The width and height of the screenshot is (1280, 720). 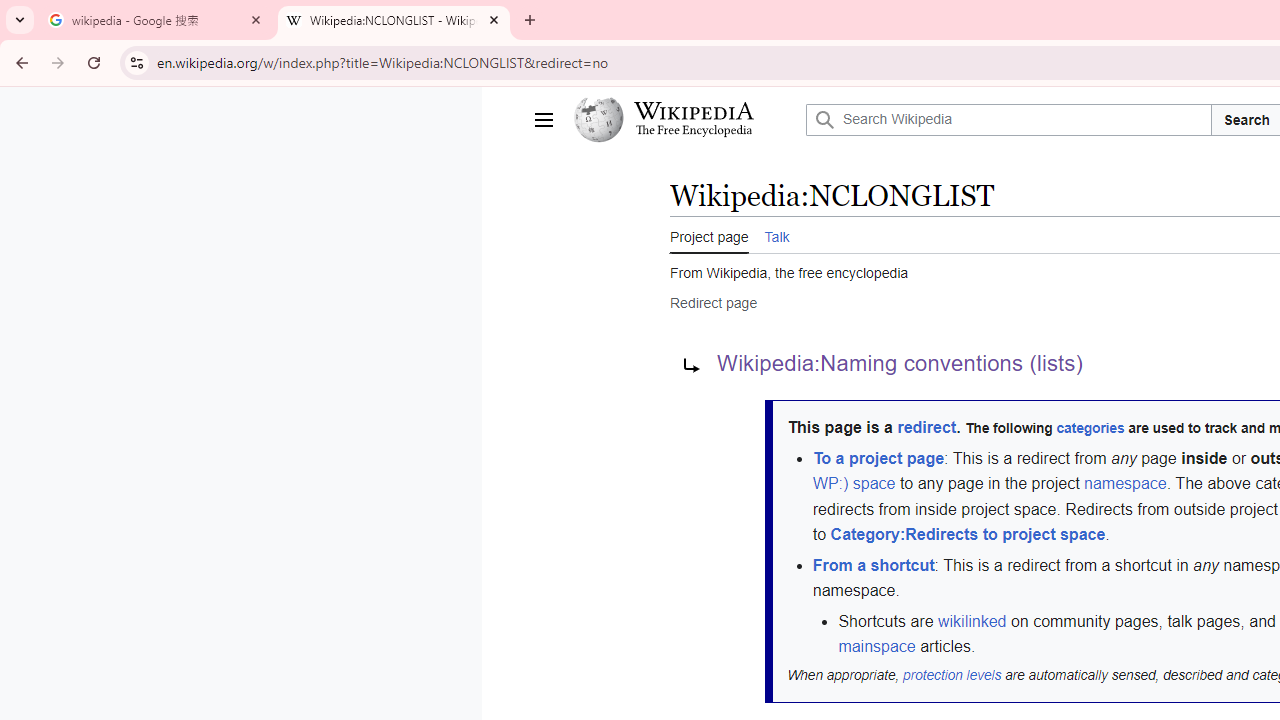 What do you see at coordinates (58, 61) in the screenshot?
I see `'Forward'` at bounding box center [58, 61].